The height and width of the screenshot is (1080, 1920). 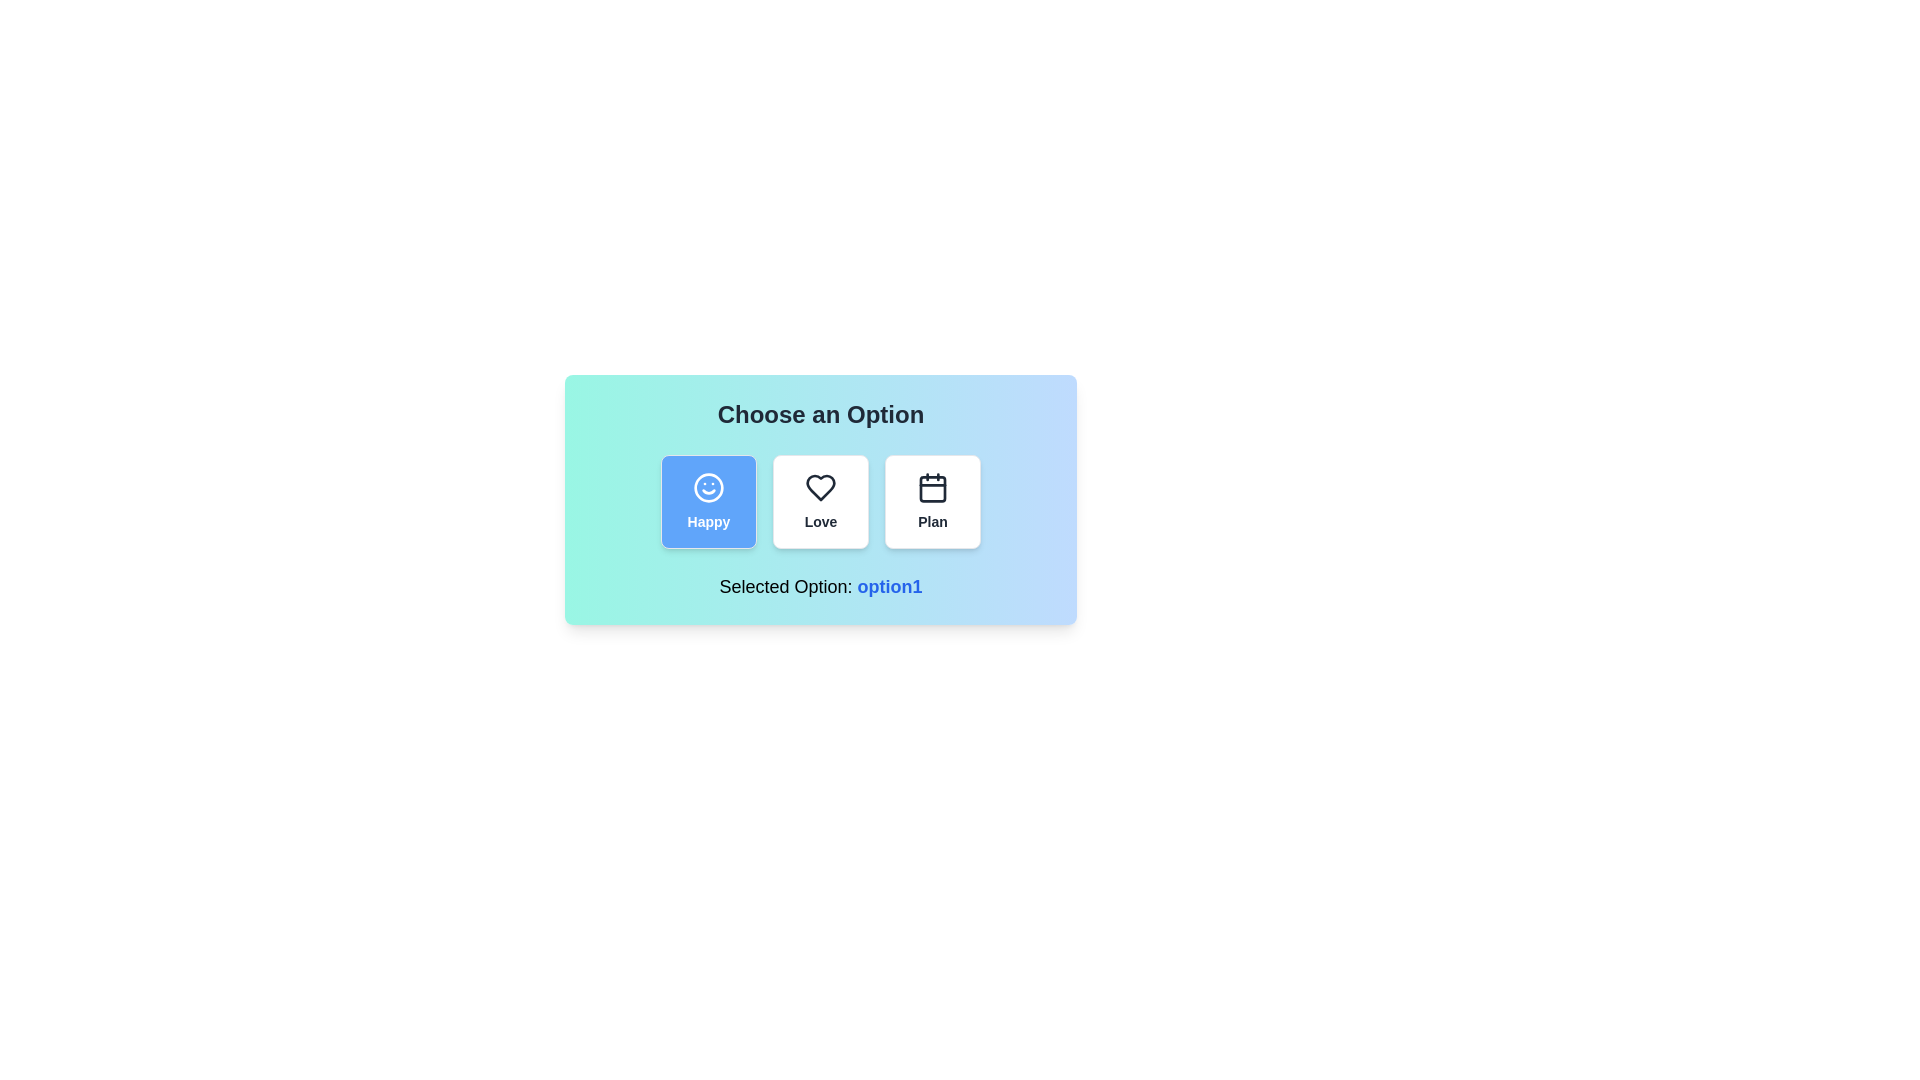 What do you see at coordinates (820, 520) in the screenshot?
I see `the 'Love' text label located beneath the heart icon in the central card of the selection mechanism` at bounding box center [820, 520].